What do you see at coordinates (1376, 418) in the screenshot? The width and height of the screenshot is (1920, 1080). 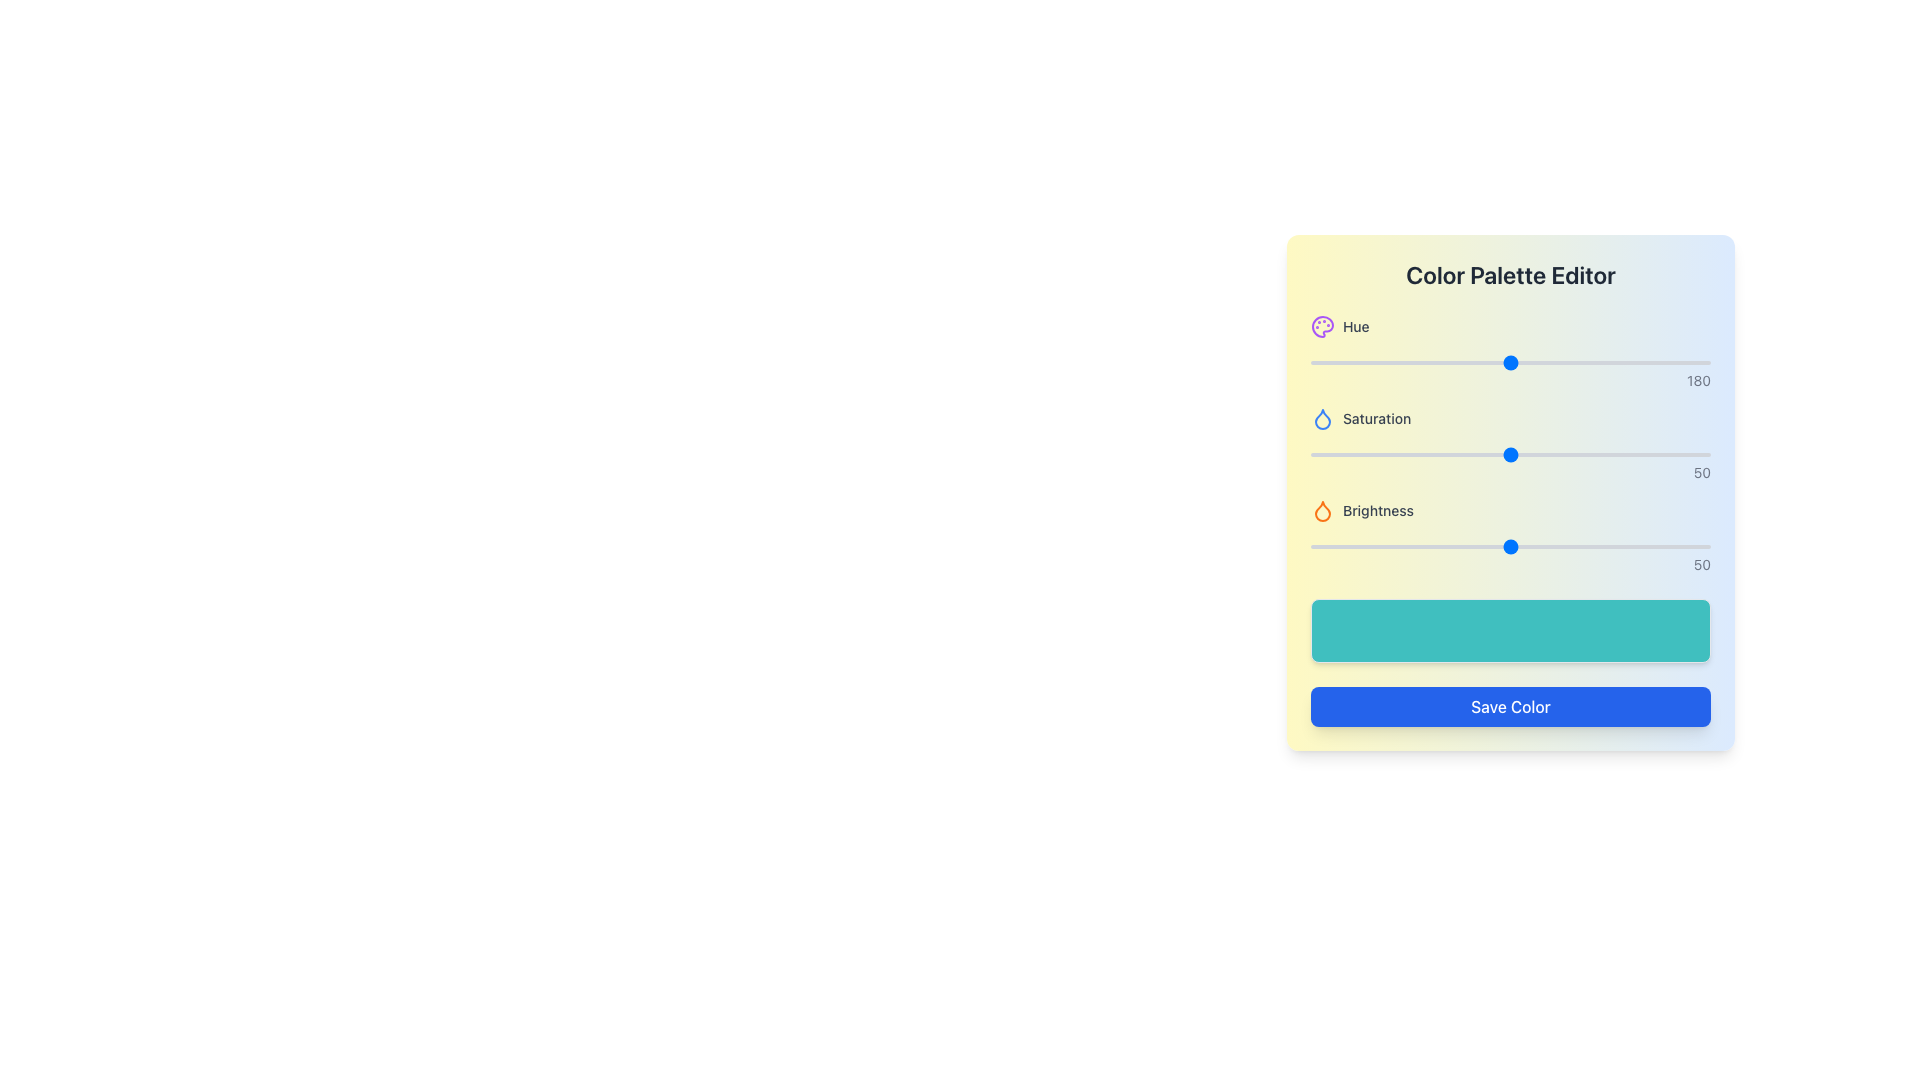 I see `the 'Saturation' label, which is styled in a medium-sized, sans-serif font and located next to a blue droplet icon` at bounding box center [1376, 418].